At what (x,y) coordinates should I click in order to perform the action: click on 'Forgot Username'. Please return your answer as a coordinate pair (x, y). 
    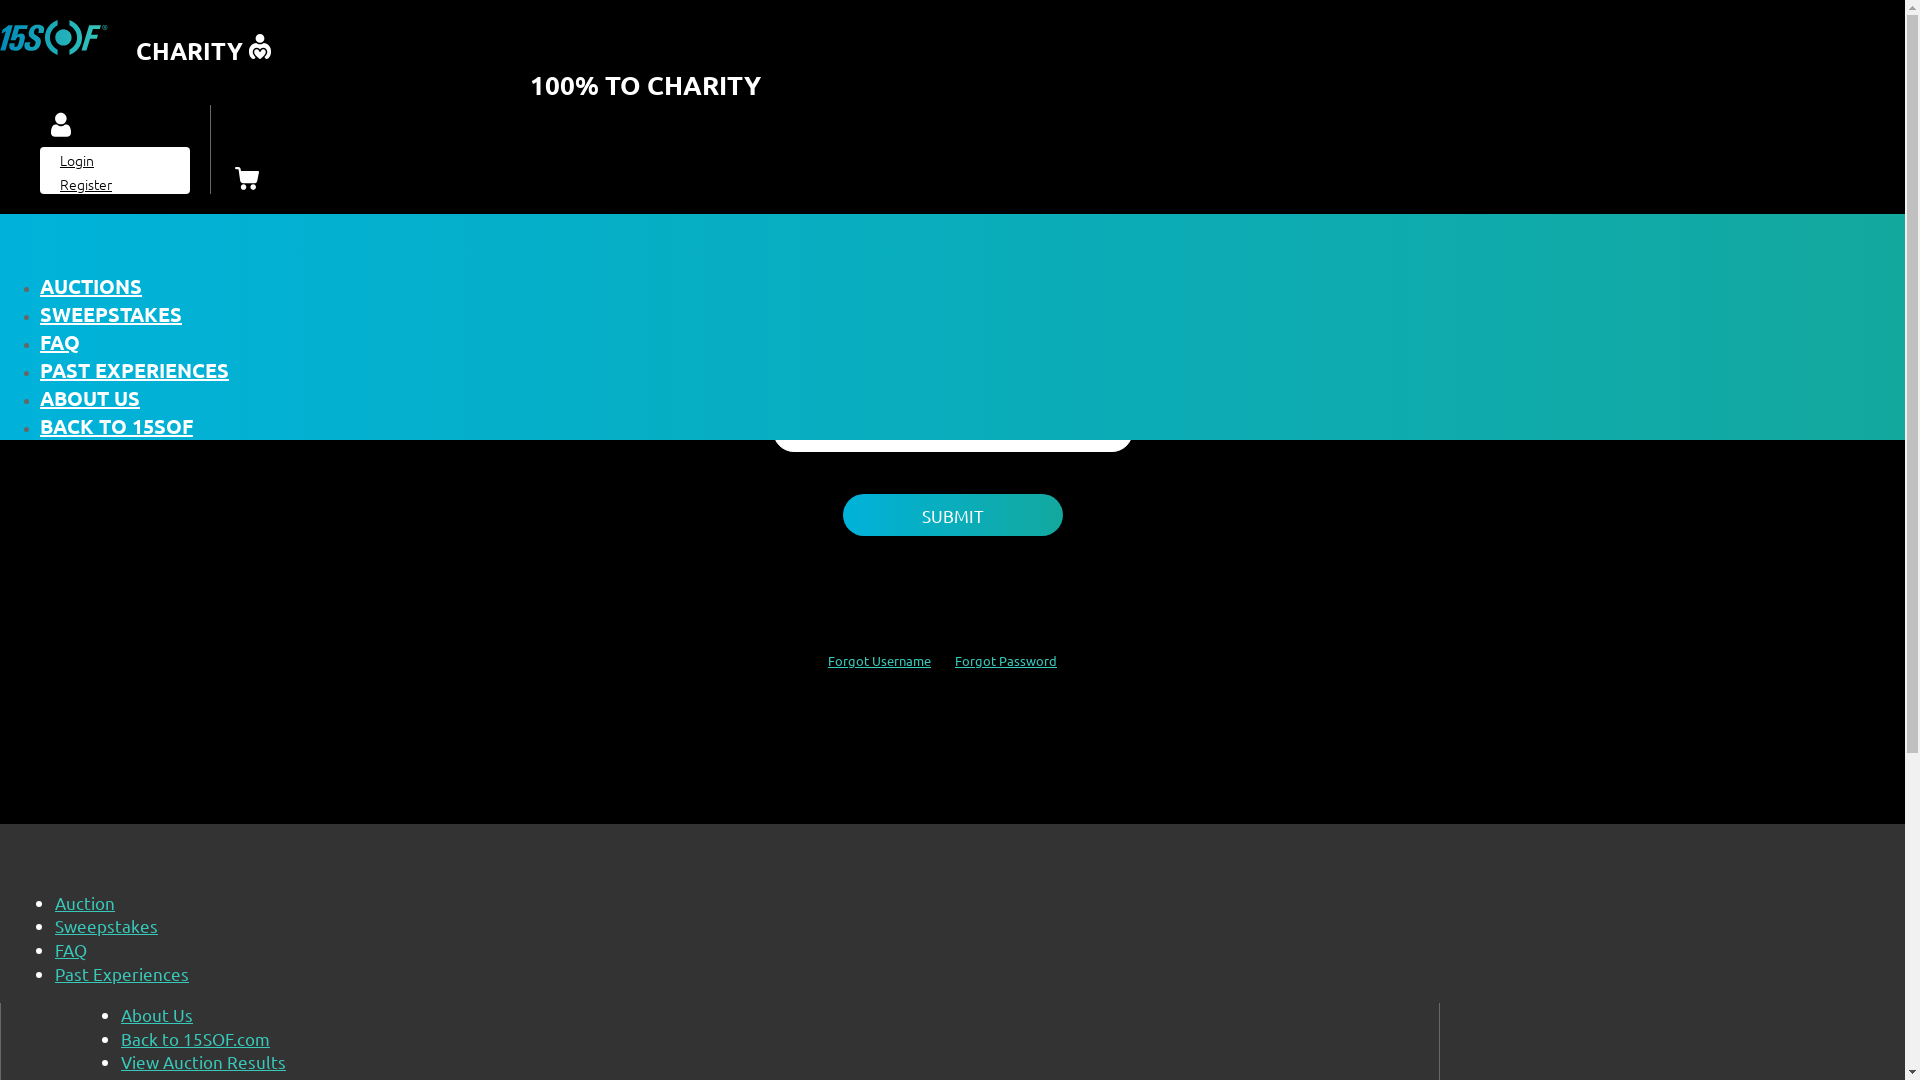
    Looking at the image, I should click on (879, 660).